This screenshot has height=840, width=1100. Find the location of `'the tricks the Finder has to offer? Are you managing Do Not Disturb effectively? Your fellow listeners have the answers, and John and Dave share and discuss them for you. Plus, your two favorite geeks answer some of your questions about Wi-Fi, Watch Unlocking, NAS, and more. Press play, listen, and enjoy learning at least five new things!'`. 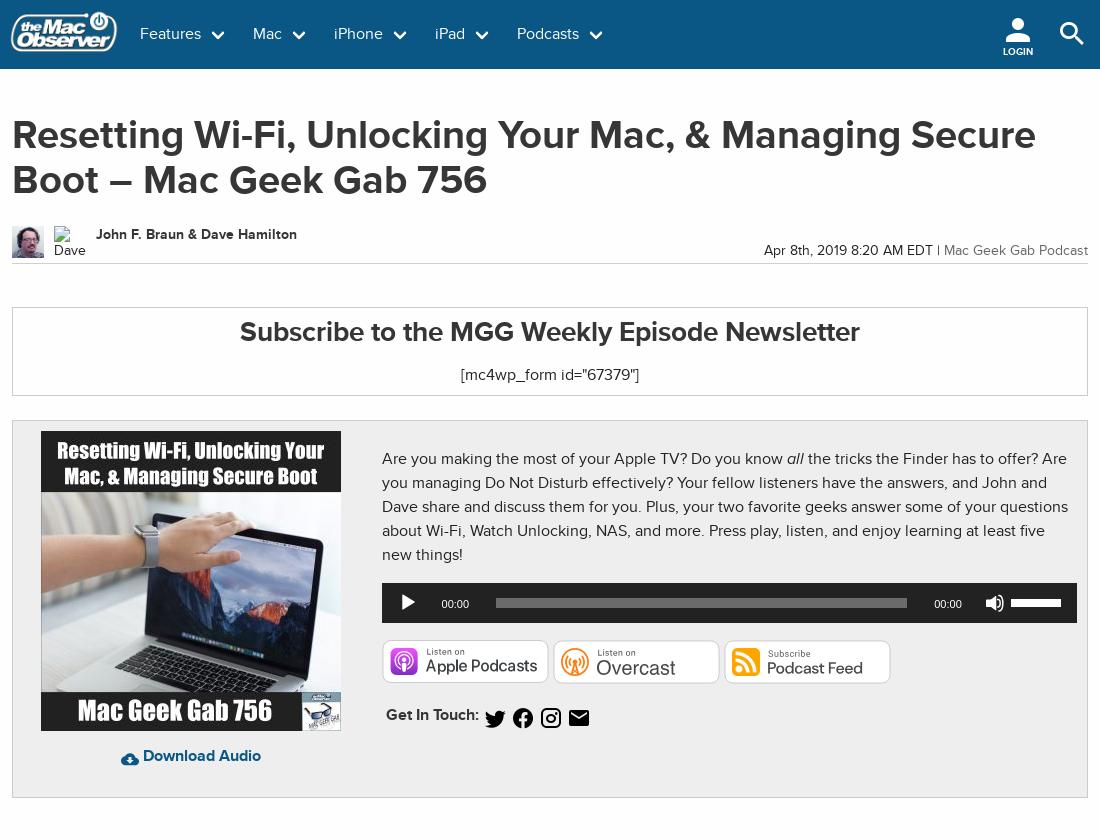

'the tricks the Finder has to offer? Are you managing Do Not Disturb effectively? Your fellow listeners have the answers, and John and Dave share and discuss them for you. Plus, your two favorite geeks answer some of your questions about Wi-Fi, Watch Unlocking, NAS, and more. Press play, listen, and enjoy learning at least five new things!' is located at coordinates (382, 506).